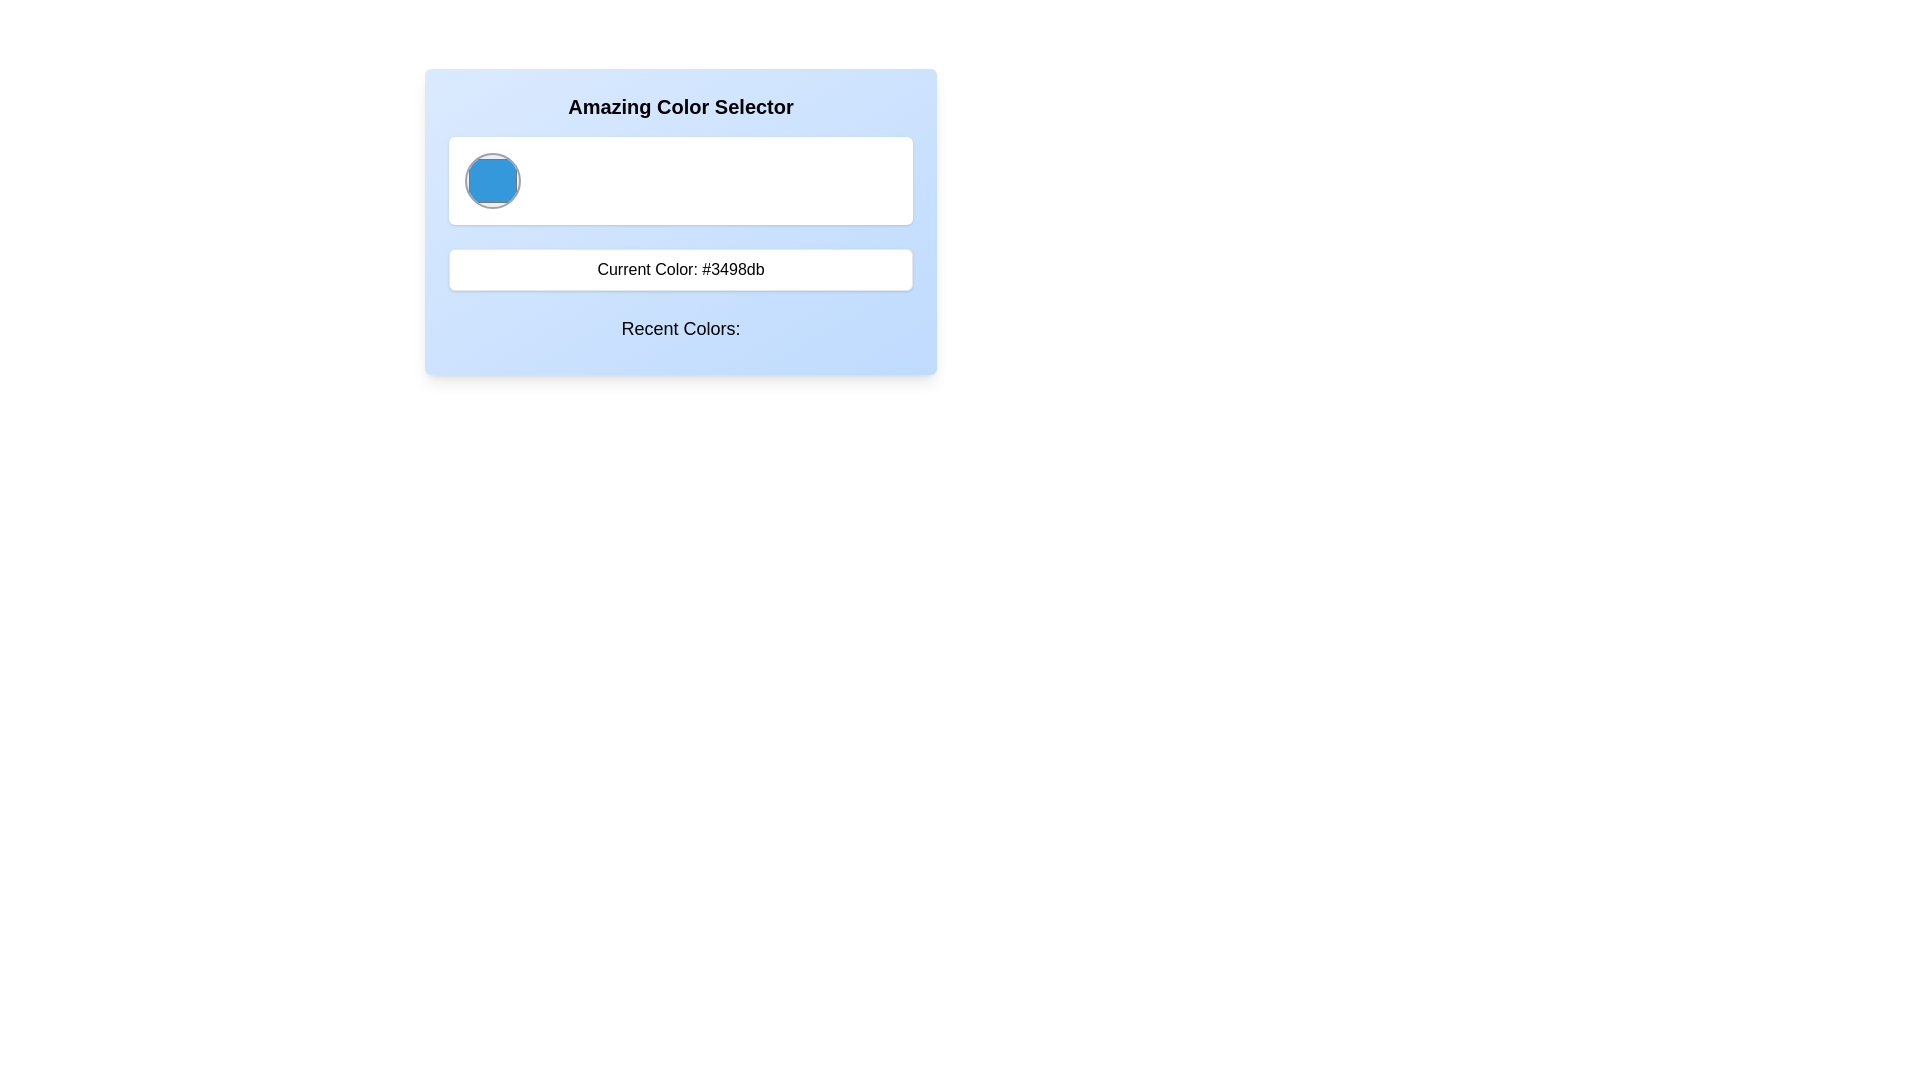 The image size is (1920, 1080). I want to click on the Text Label that indicates the section's purpose for recent color selections, located below the 'Current Color:' box, so click(681, 327).